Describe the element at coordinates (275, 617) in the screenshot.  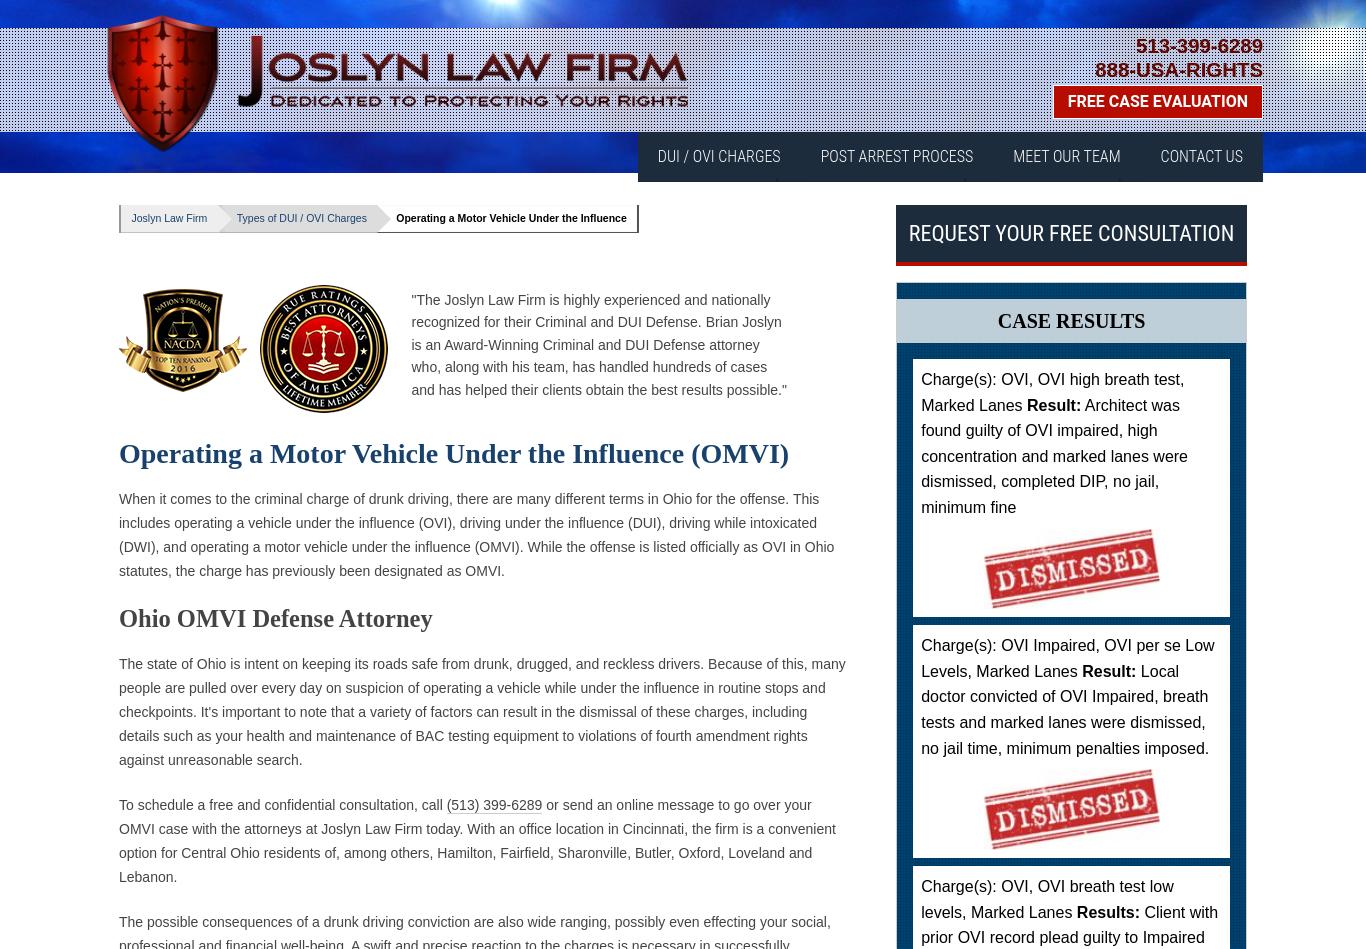
I see `'Ohio OMVI Defense Attorney'` at that location.